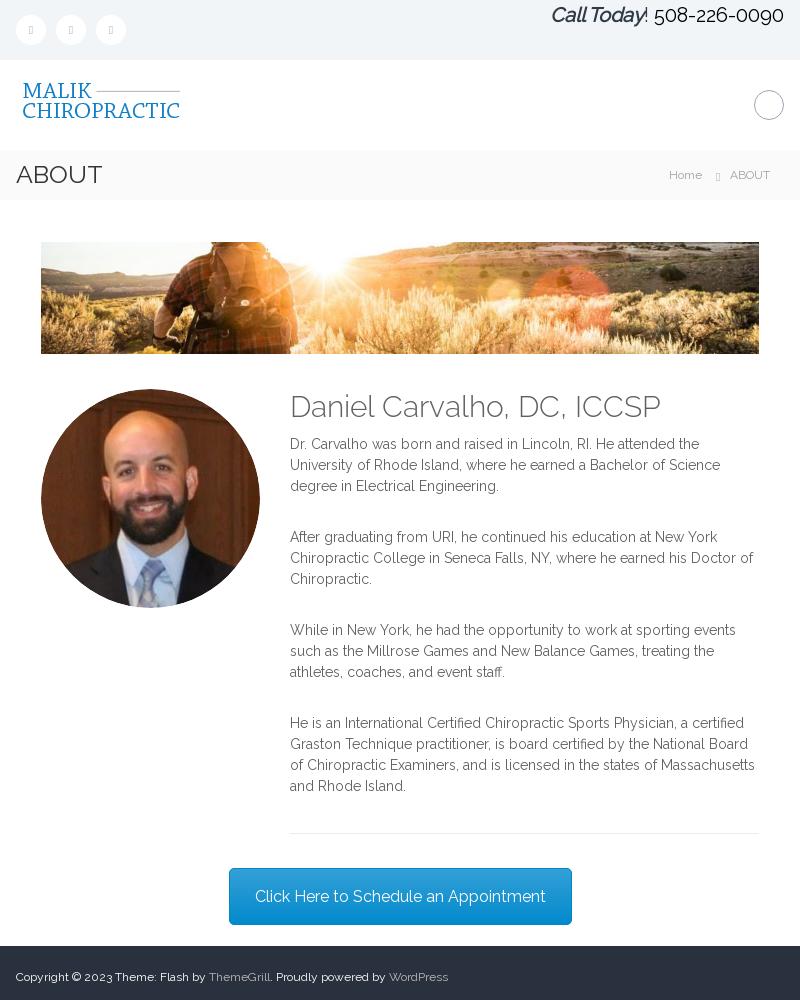  Describe the element at coordinates (64, 976) in the screenshot. I see `'Copyright ©  2023'` at that location.